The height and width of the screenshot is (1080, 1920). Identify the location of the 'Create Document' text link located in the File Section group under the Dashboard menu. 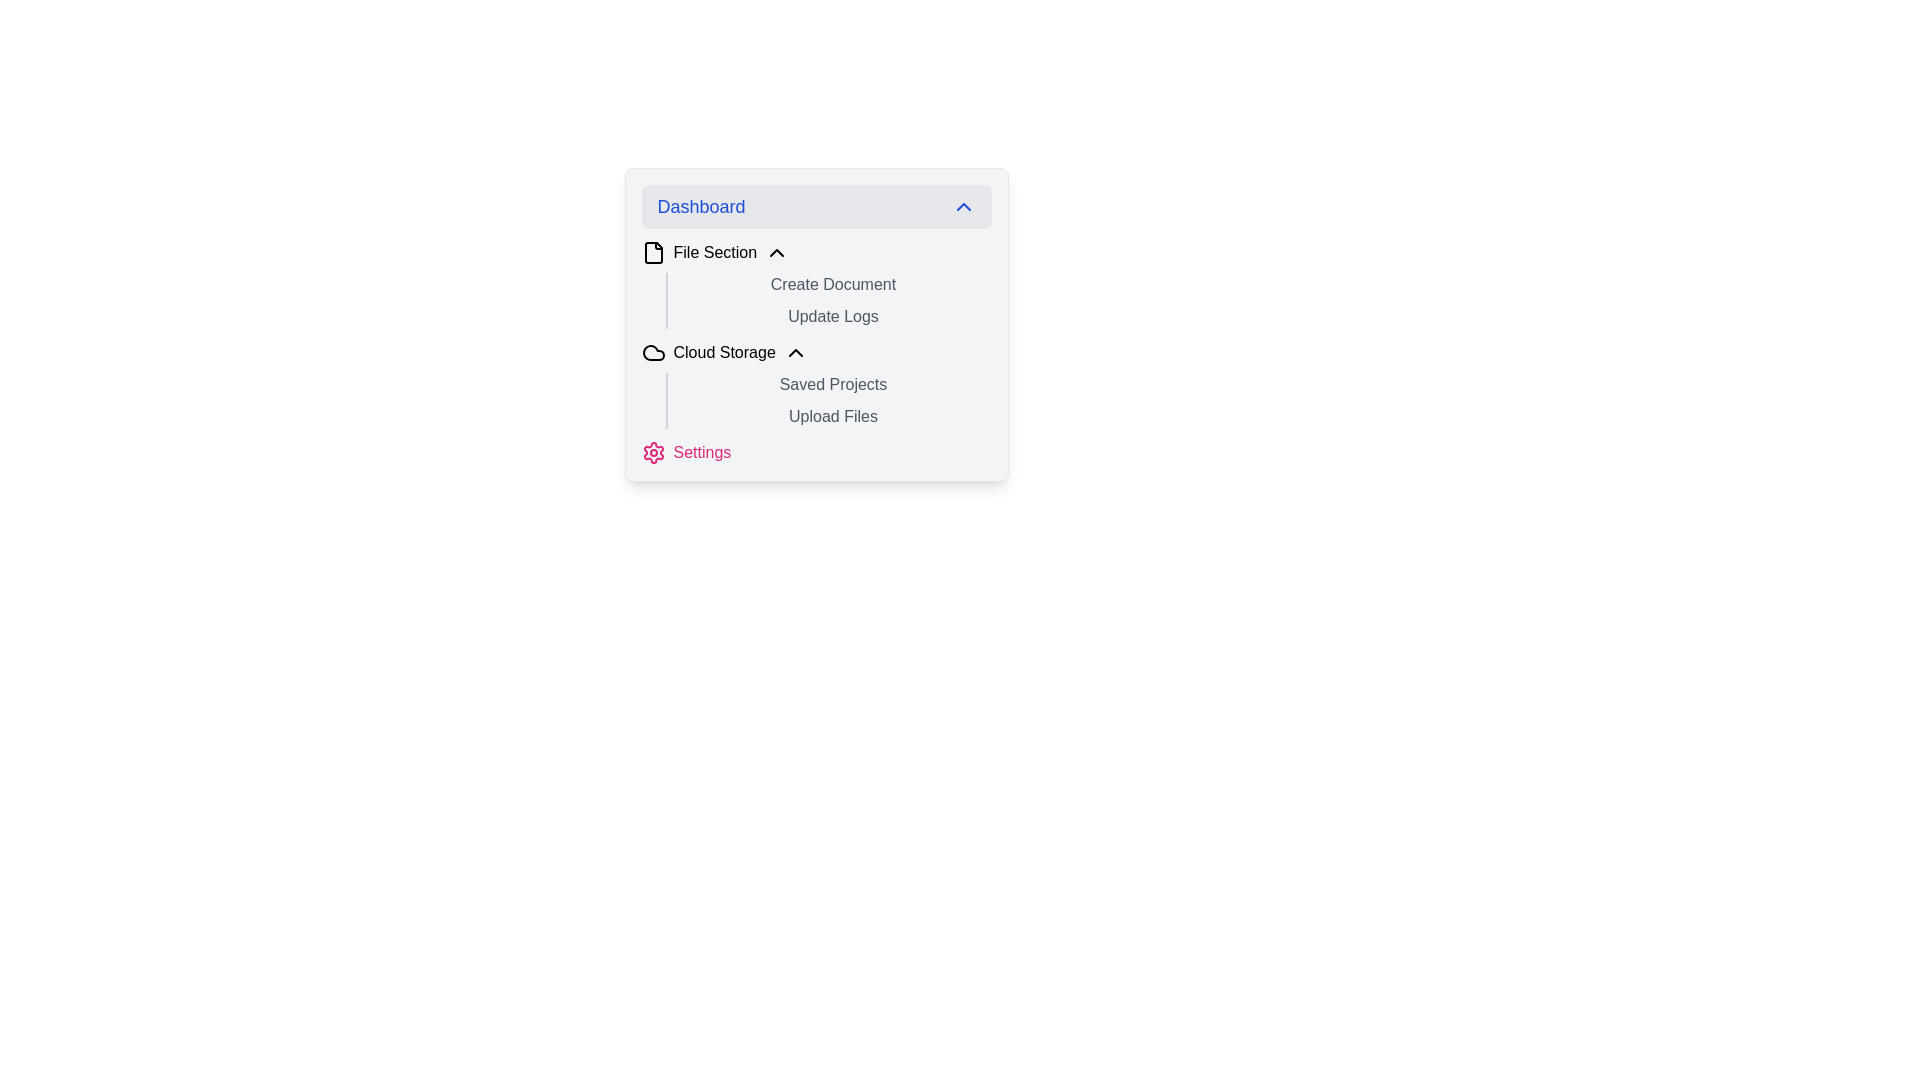
(829, 285).